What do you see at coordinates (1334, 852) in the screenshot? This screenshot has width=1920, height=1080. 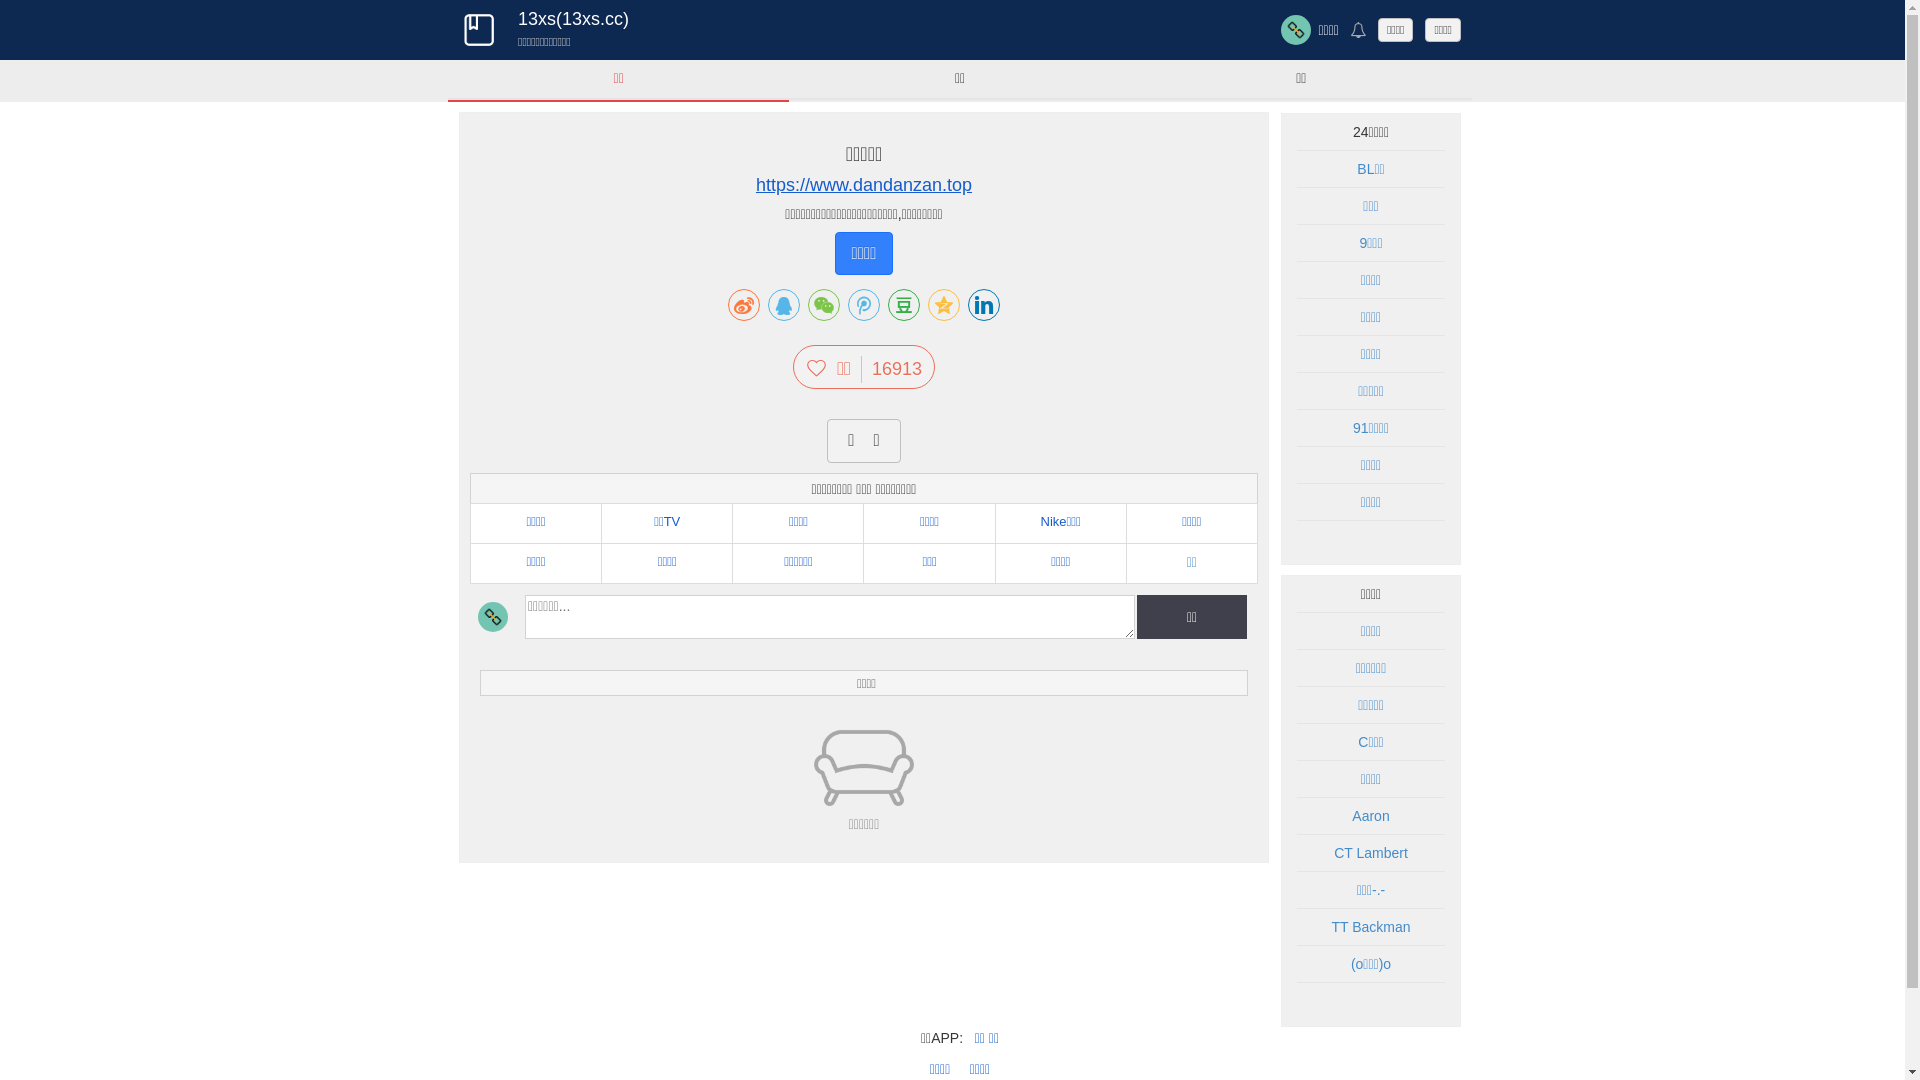 I see `'CT Lambert'` at bounding box center [1334, 852].